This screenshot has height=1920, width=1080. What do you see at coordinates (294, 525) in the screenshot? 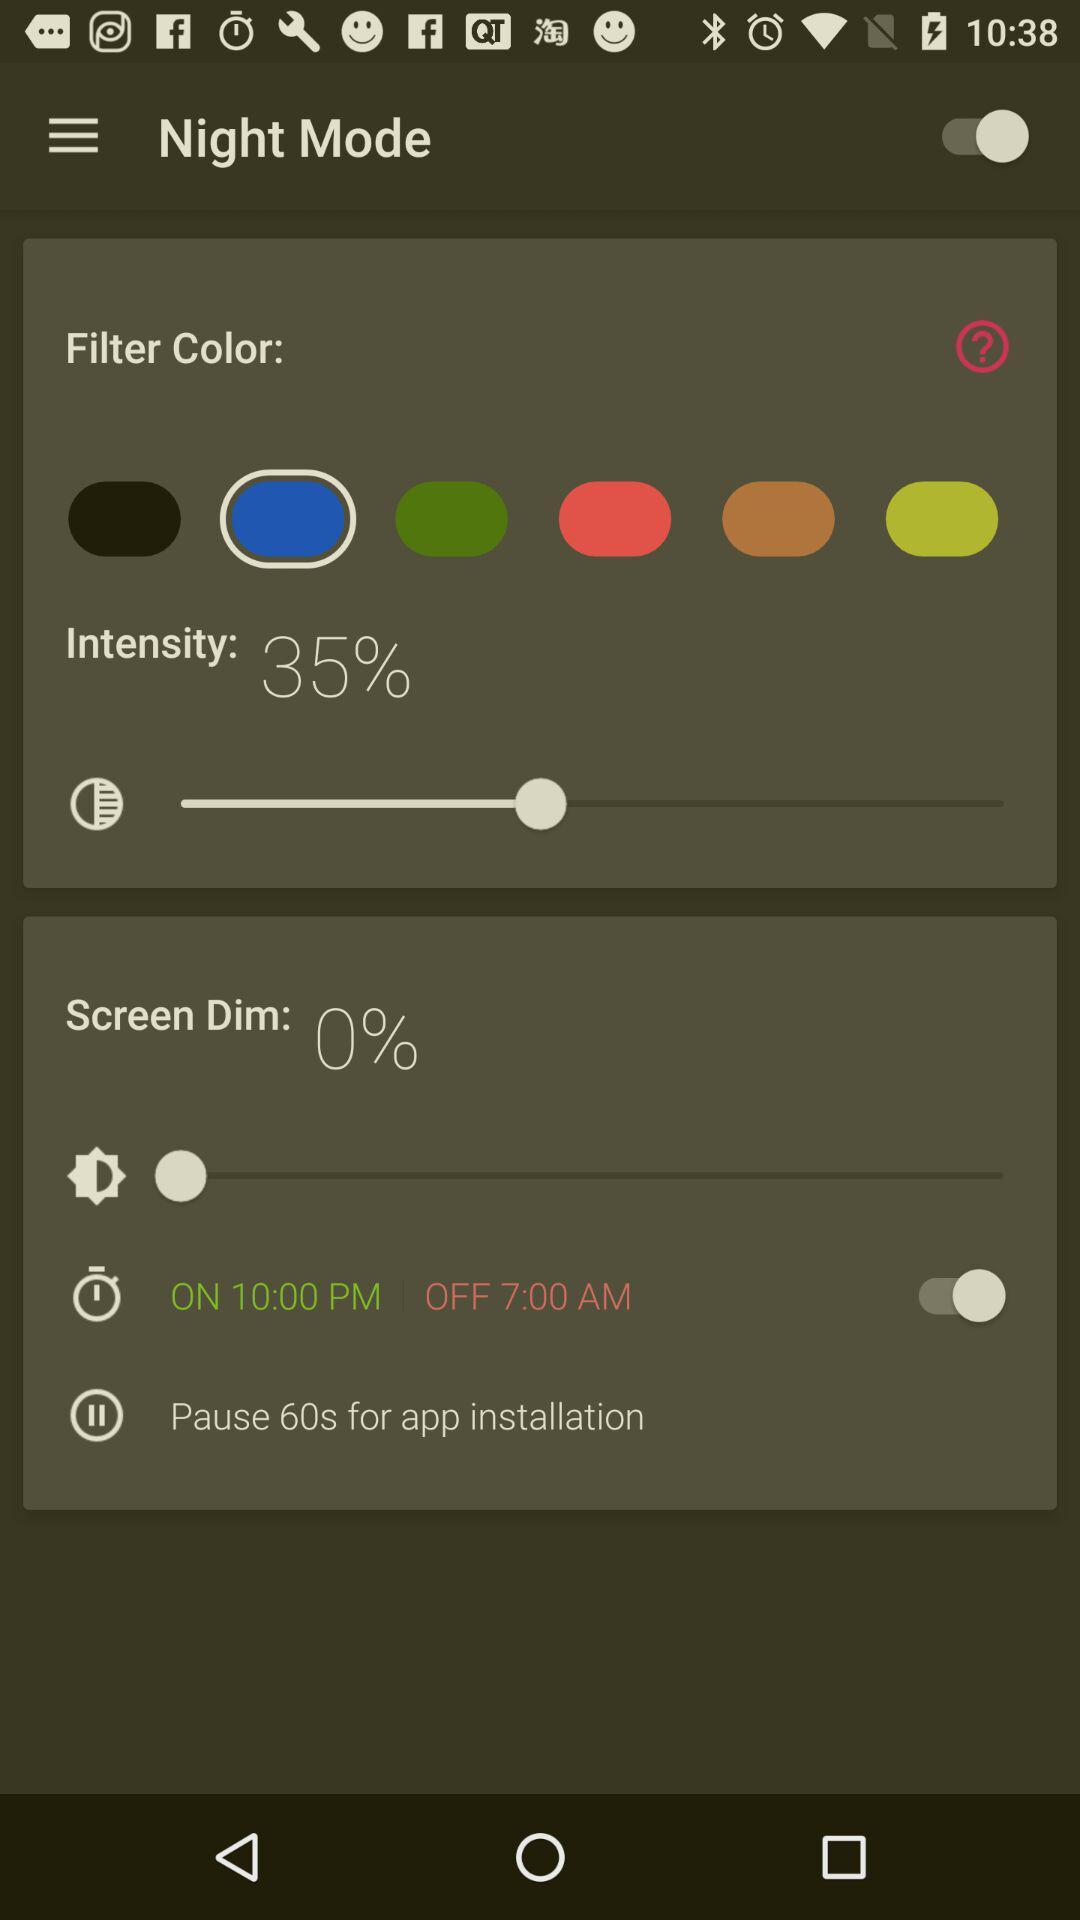
I see `the icon below the filter color:` at bounding box center [294, 525].